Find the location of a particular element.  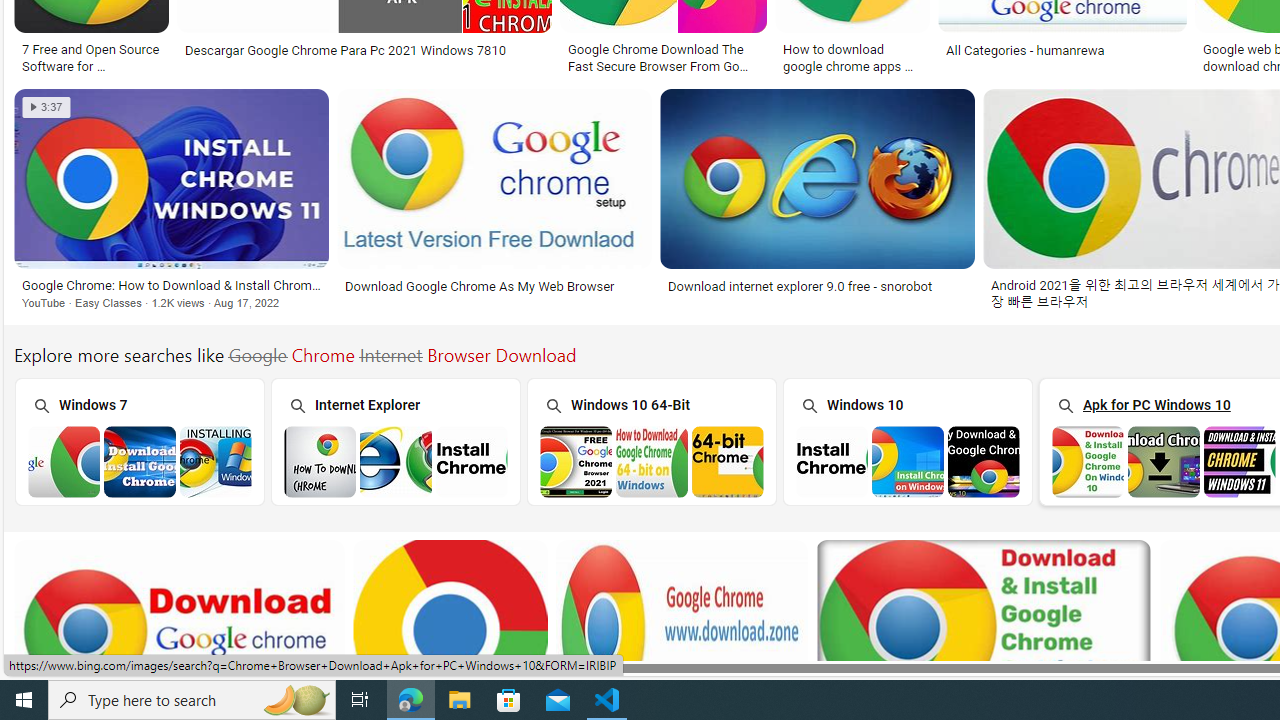

'7 Free and Open Source Software for Windows PC | HubPages' is located at coordinates (90, 55).